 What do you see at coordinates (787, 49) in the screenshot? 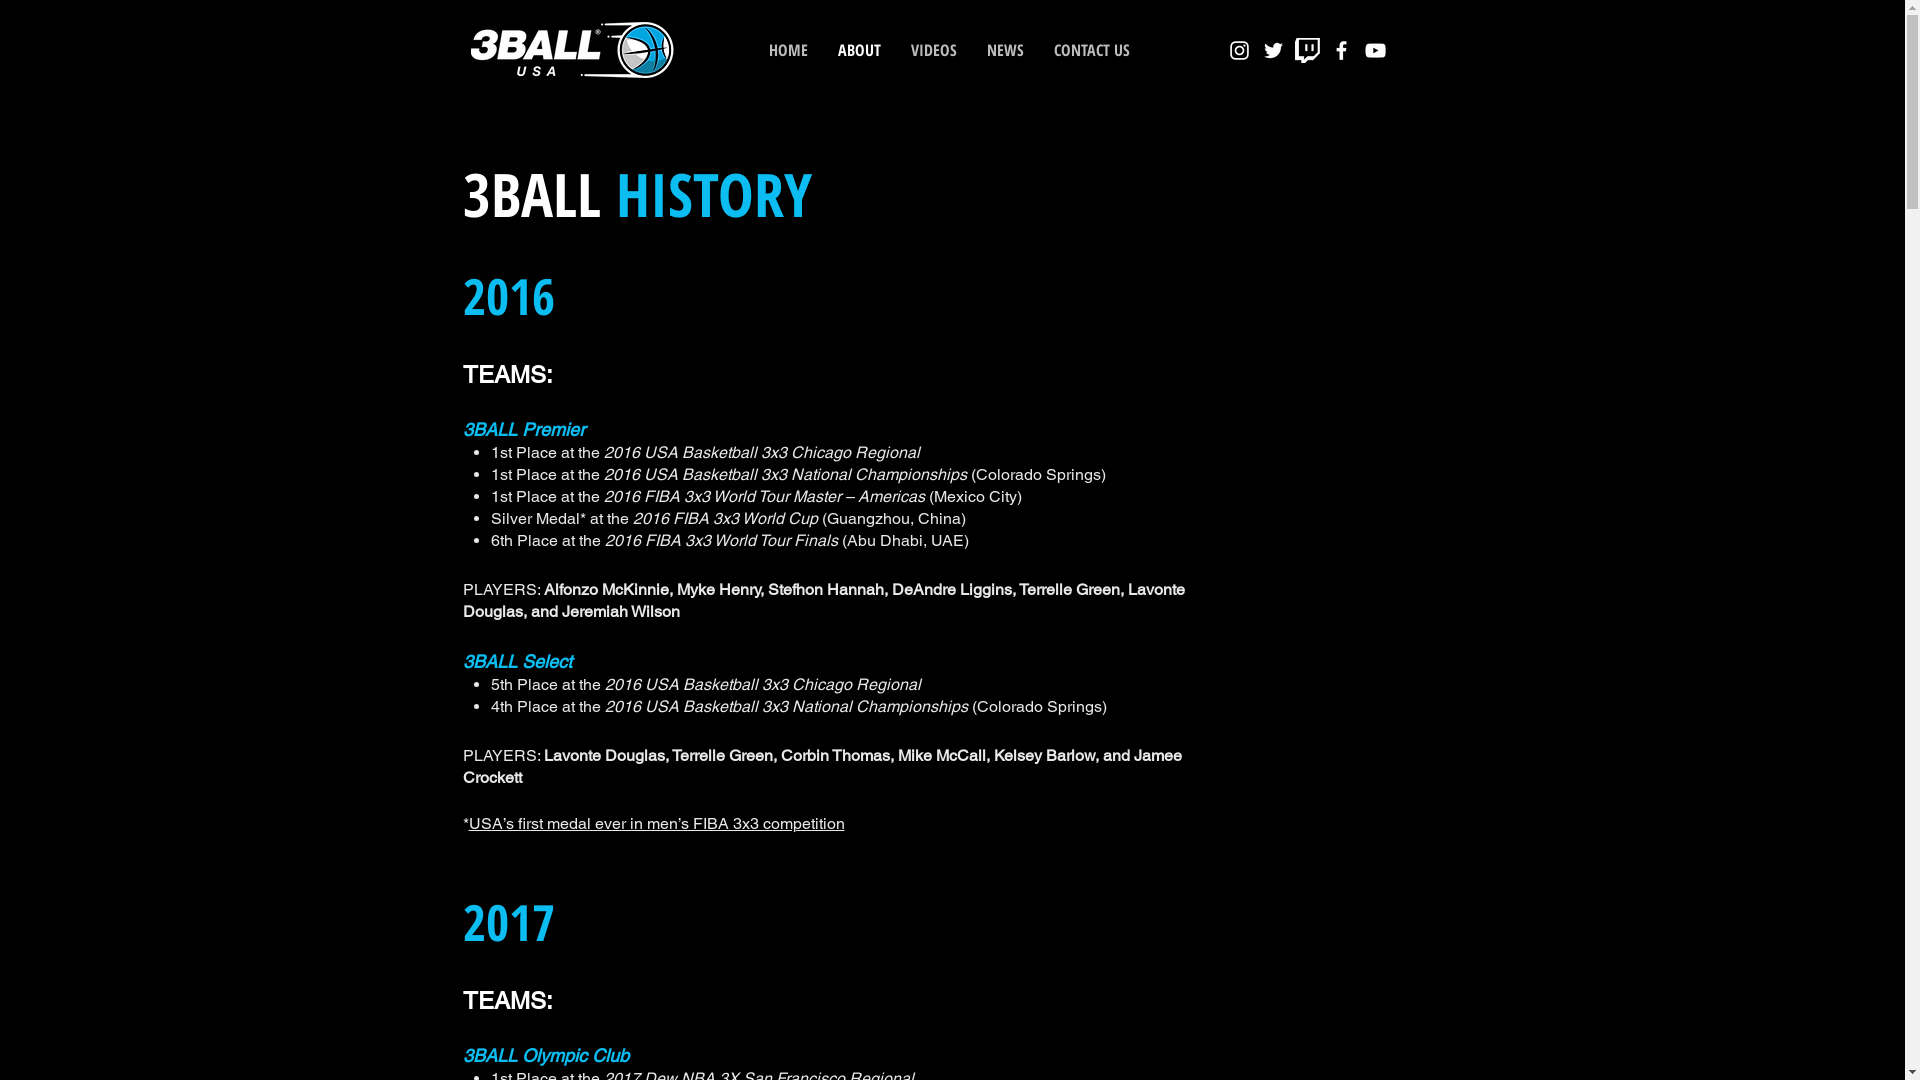
I see `'HOME'` at bounding box center [787, 49].